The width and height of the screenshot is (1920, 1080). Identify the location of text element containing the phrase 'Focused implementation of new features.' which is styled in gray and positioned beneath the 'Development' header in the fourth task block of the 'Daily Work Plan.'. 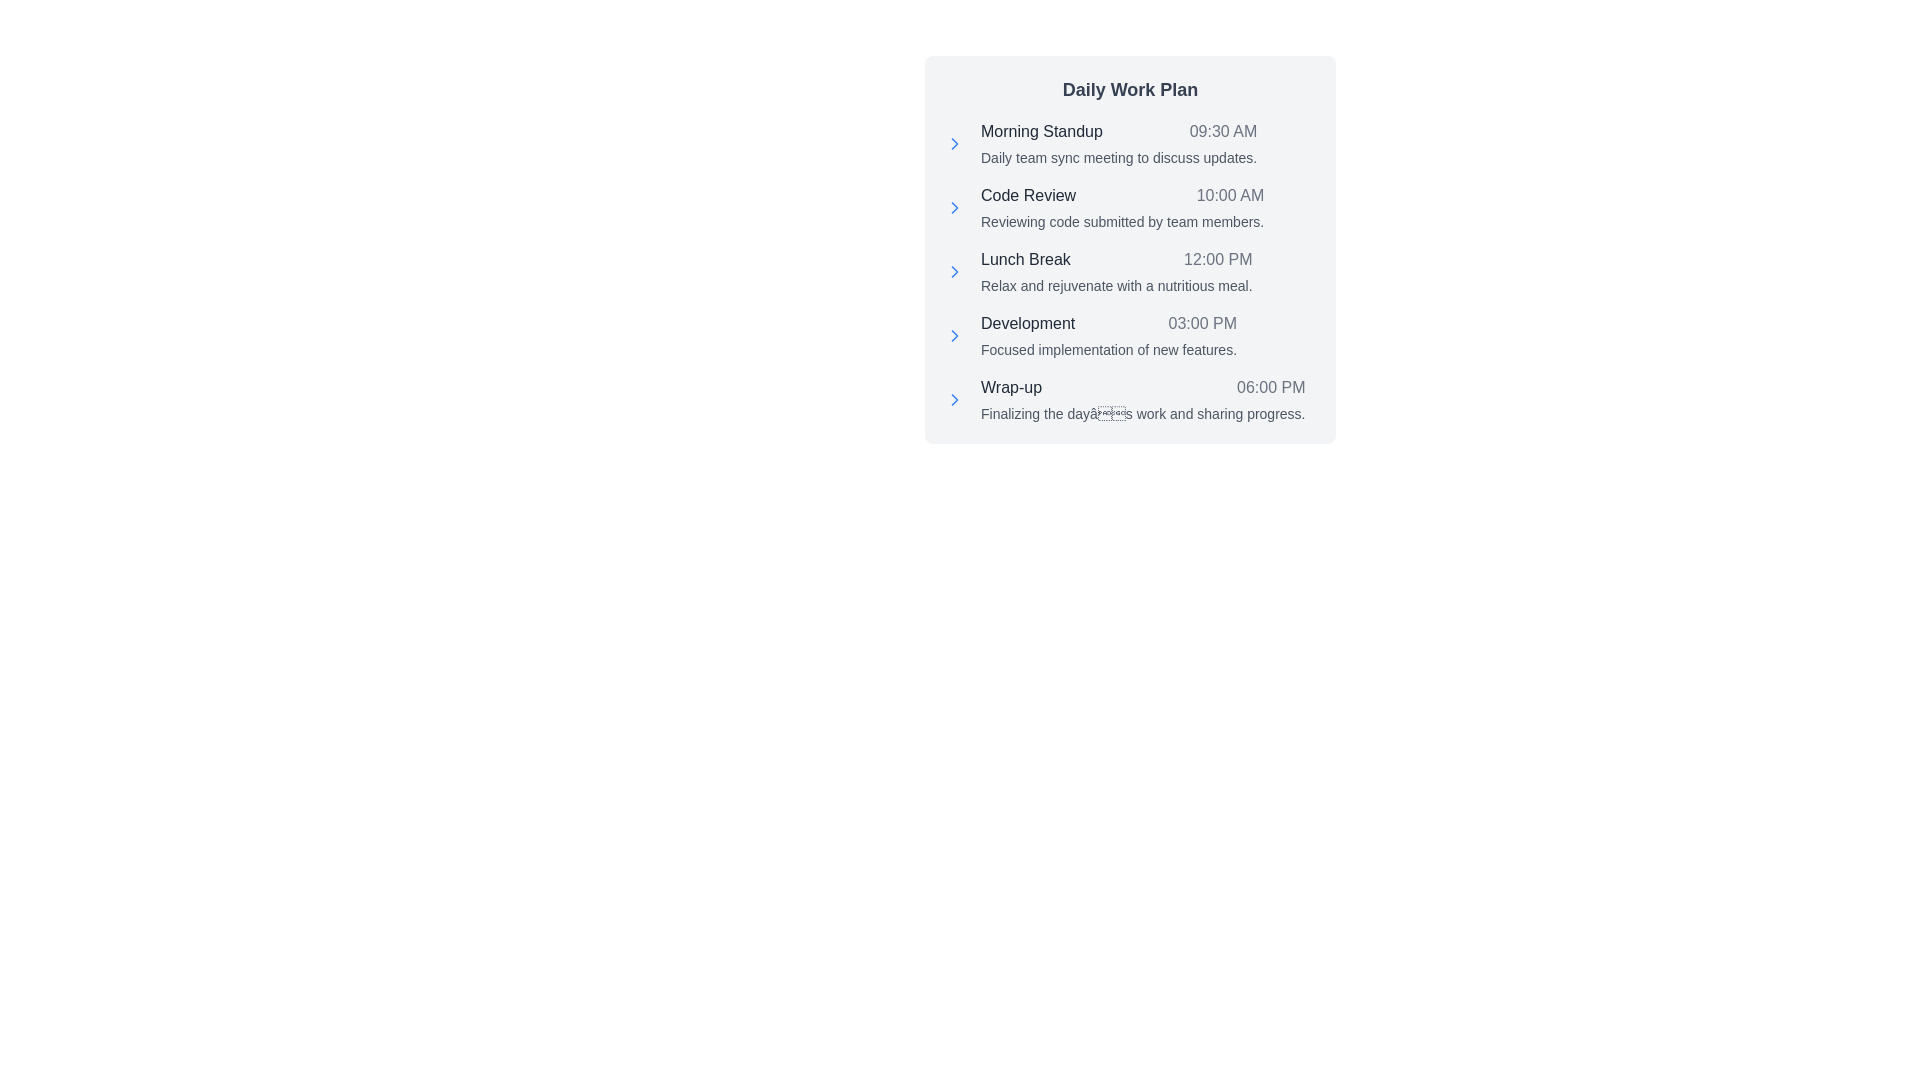
(1107, 349).